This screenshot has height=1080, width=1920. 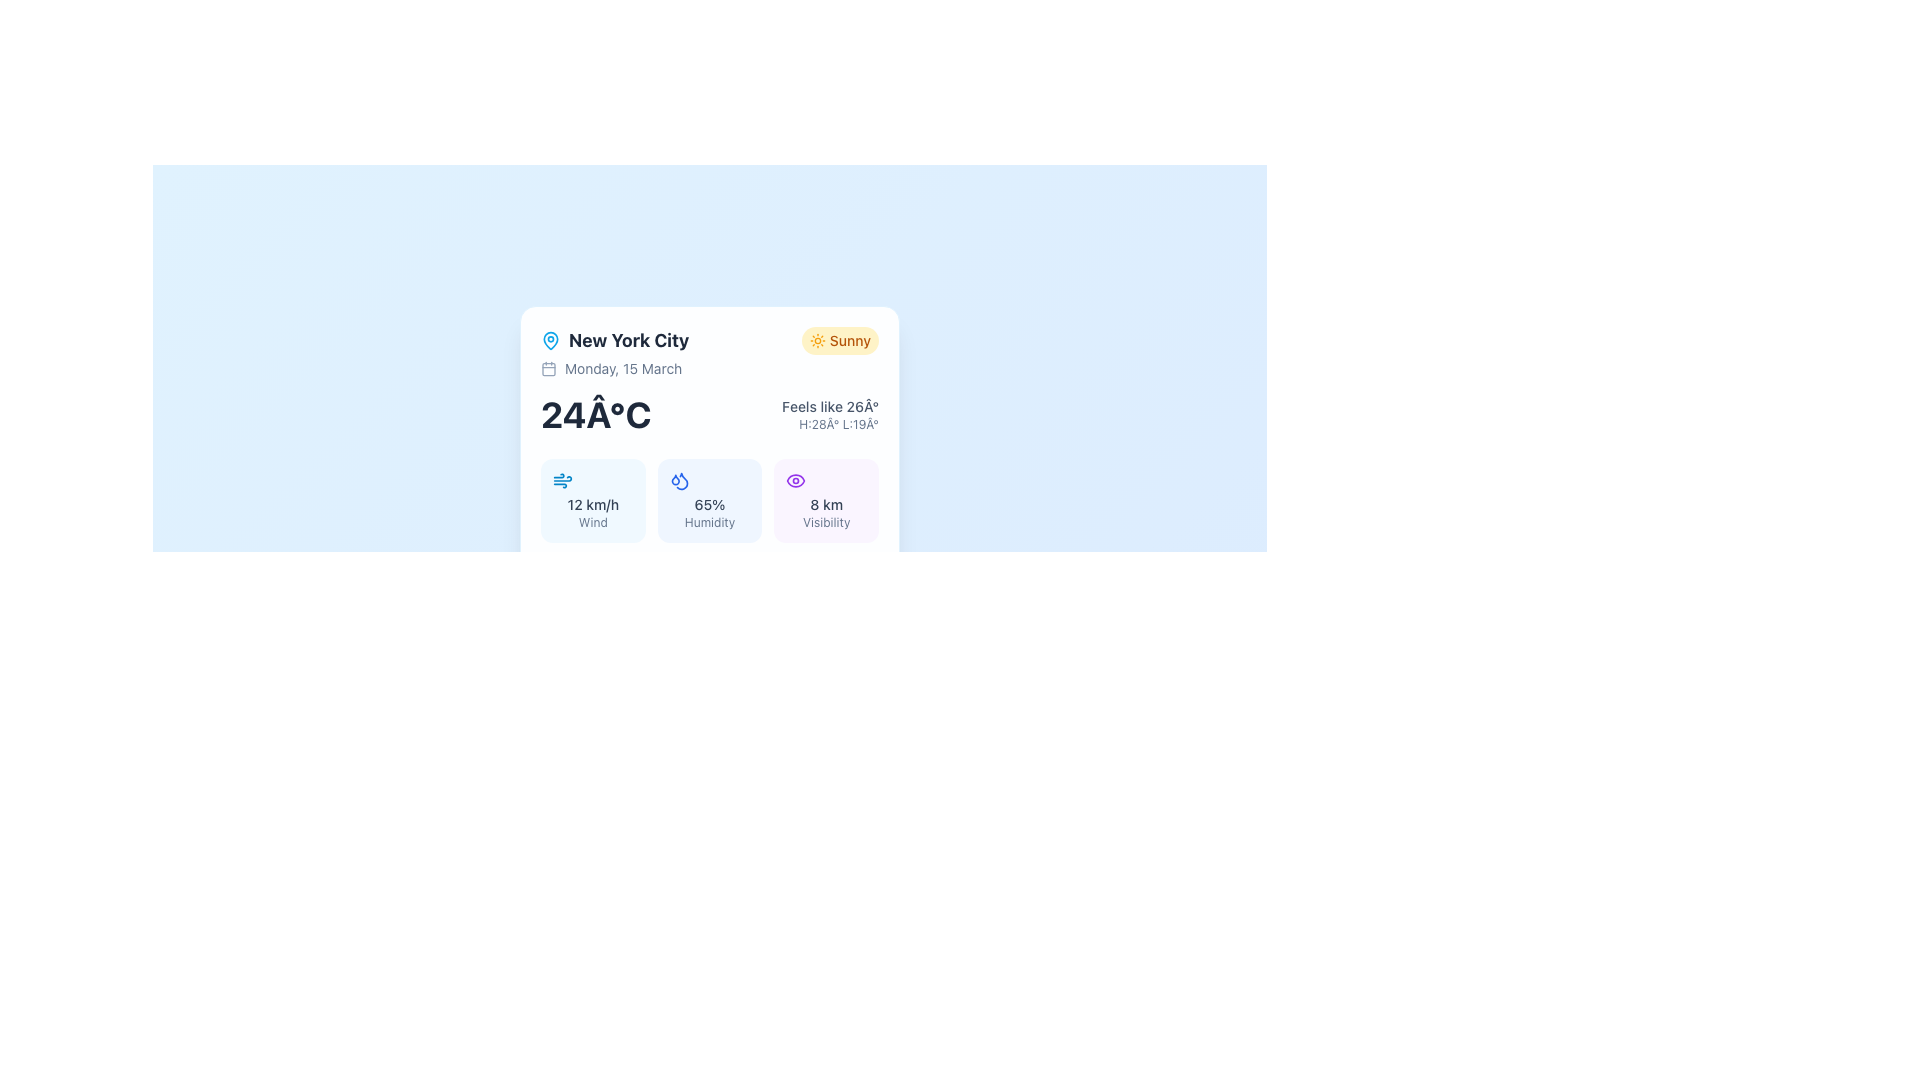 What do you see at coordinates (795, 481) in the screenshot?
I see `the purple eye icon representing visibility, located in the visibility information card above the text '8 km'` at bounding box center [795, 481].